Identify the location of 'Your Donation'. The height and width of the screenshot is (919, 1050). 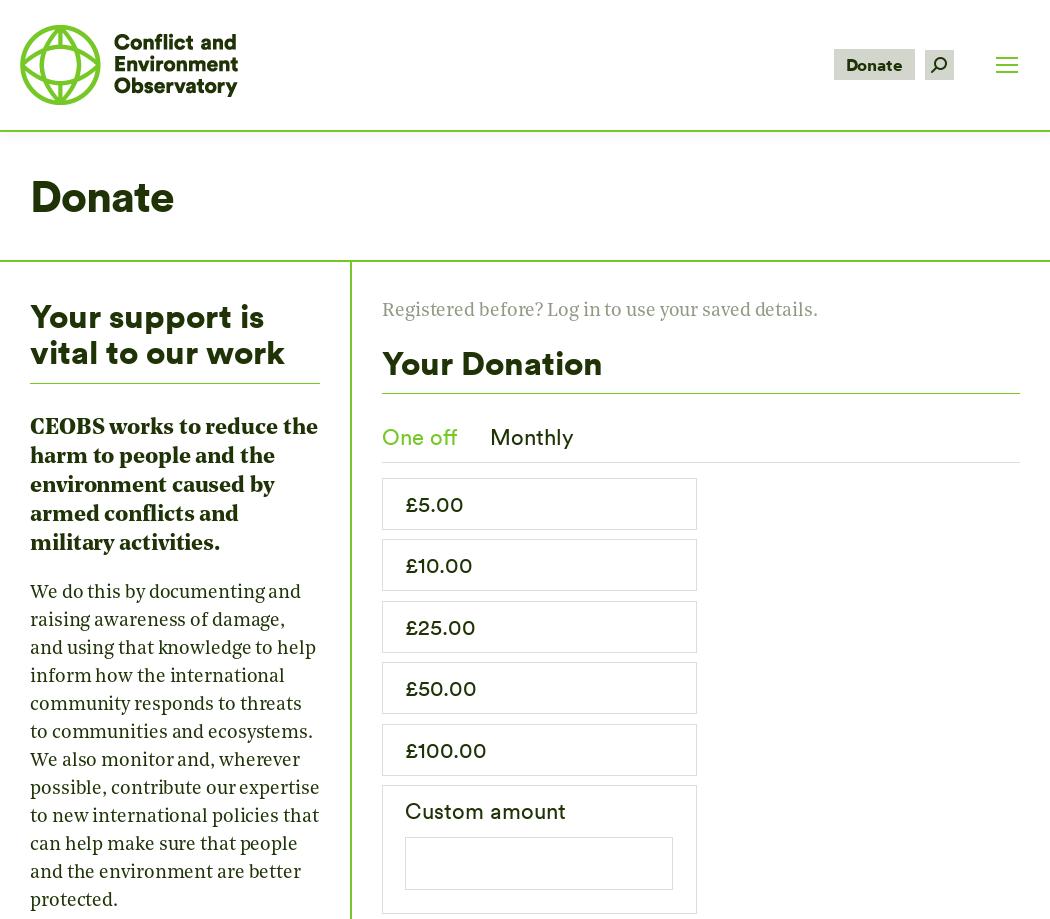
(491, 361).